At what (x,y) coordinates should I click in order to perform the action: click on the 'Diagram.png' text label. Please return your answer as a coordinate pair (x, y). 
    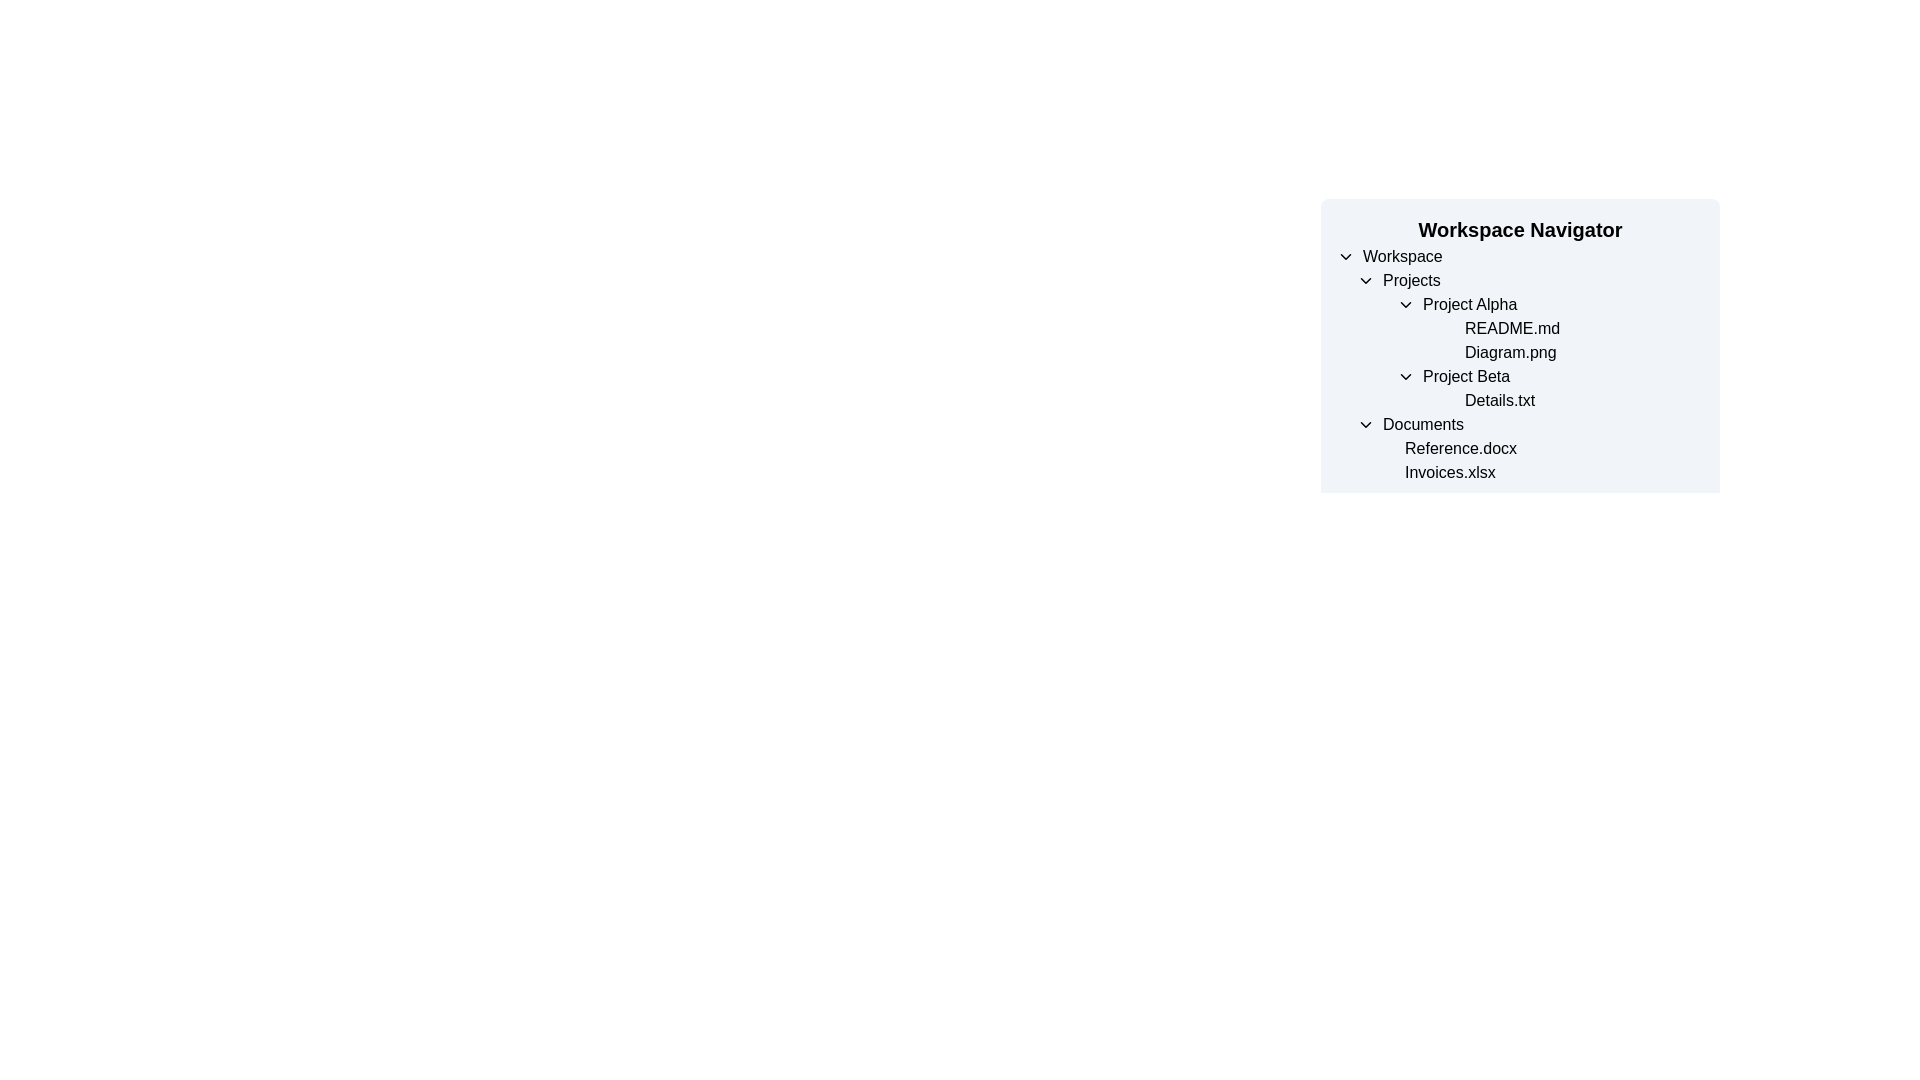
    Looking at the image, I should click on (1510, 352).